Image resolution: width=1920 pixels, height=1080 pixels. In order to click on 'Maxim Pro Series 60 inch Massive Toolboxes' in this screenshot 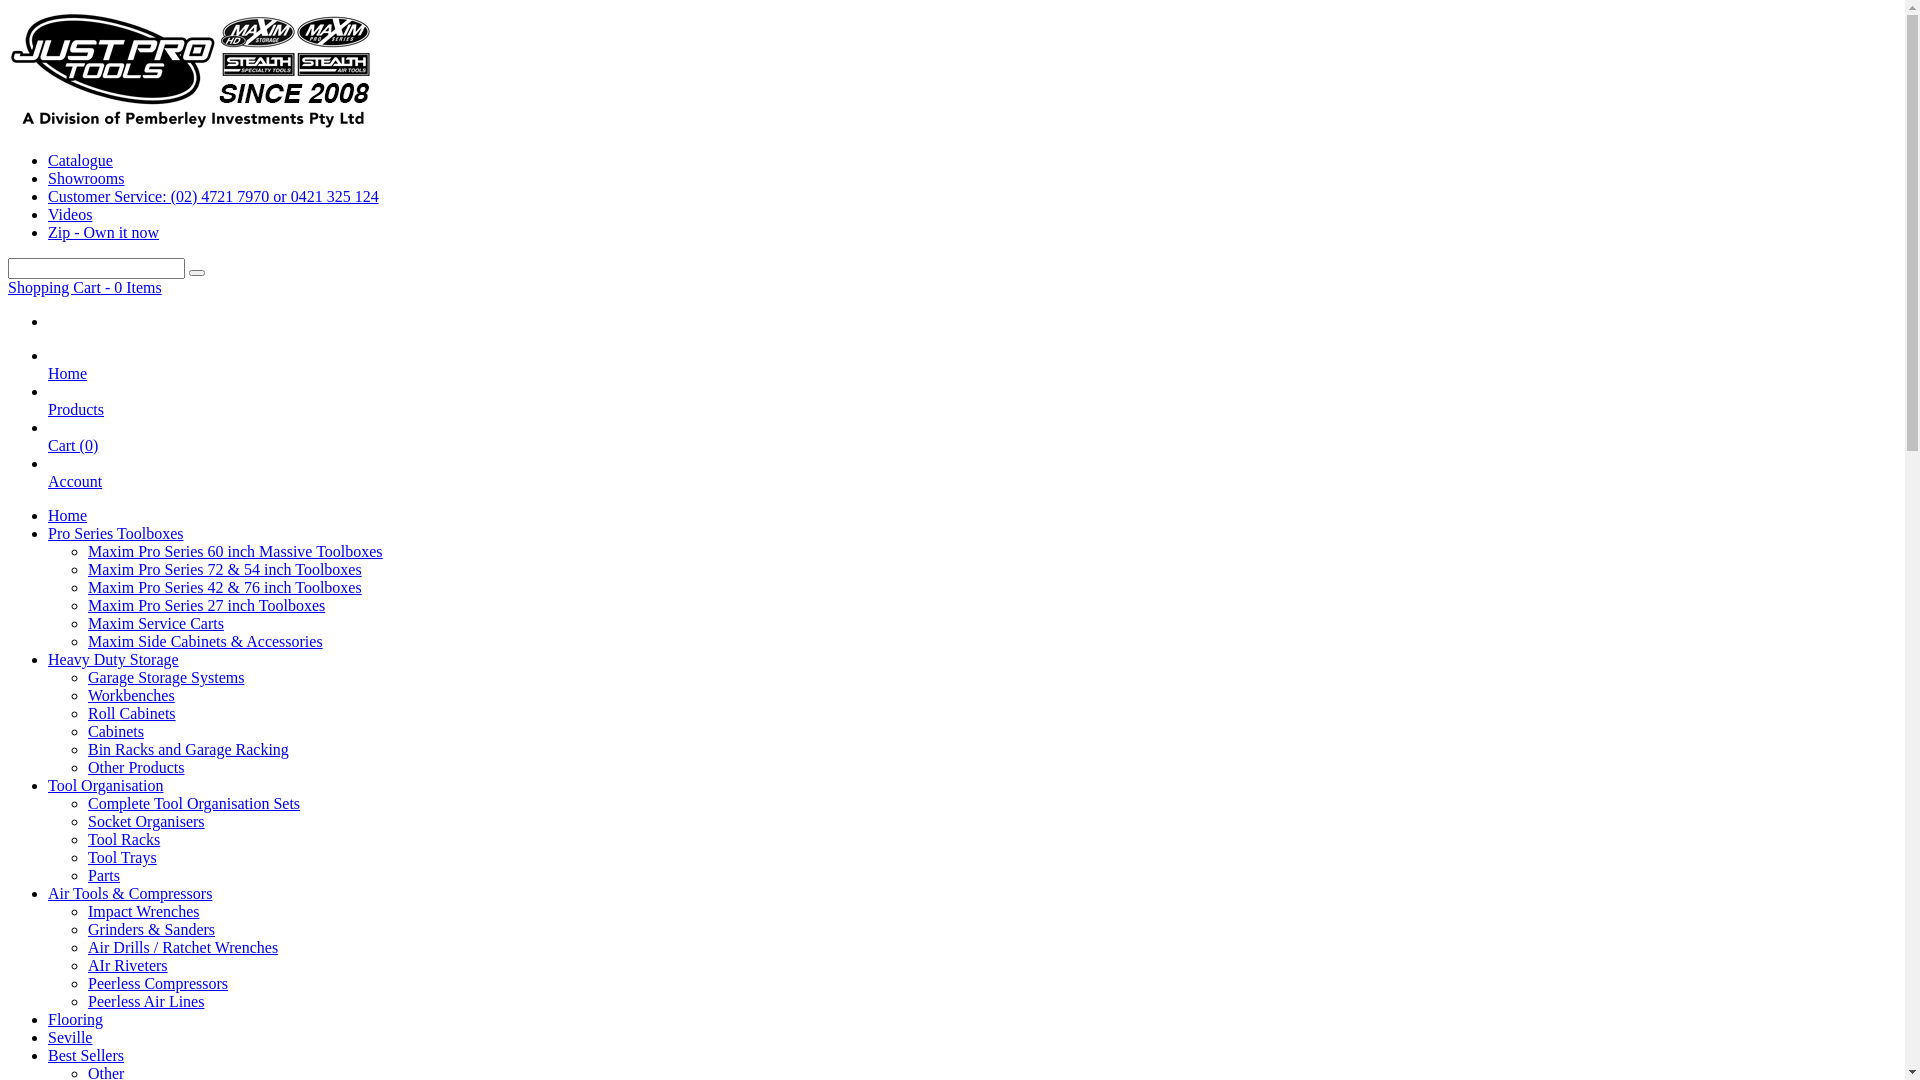, I will do `click(235, 551)`.